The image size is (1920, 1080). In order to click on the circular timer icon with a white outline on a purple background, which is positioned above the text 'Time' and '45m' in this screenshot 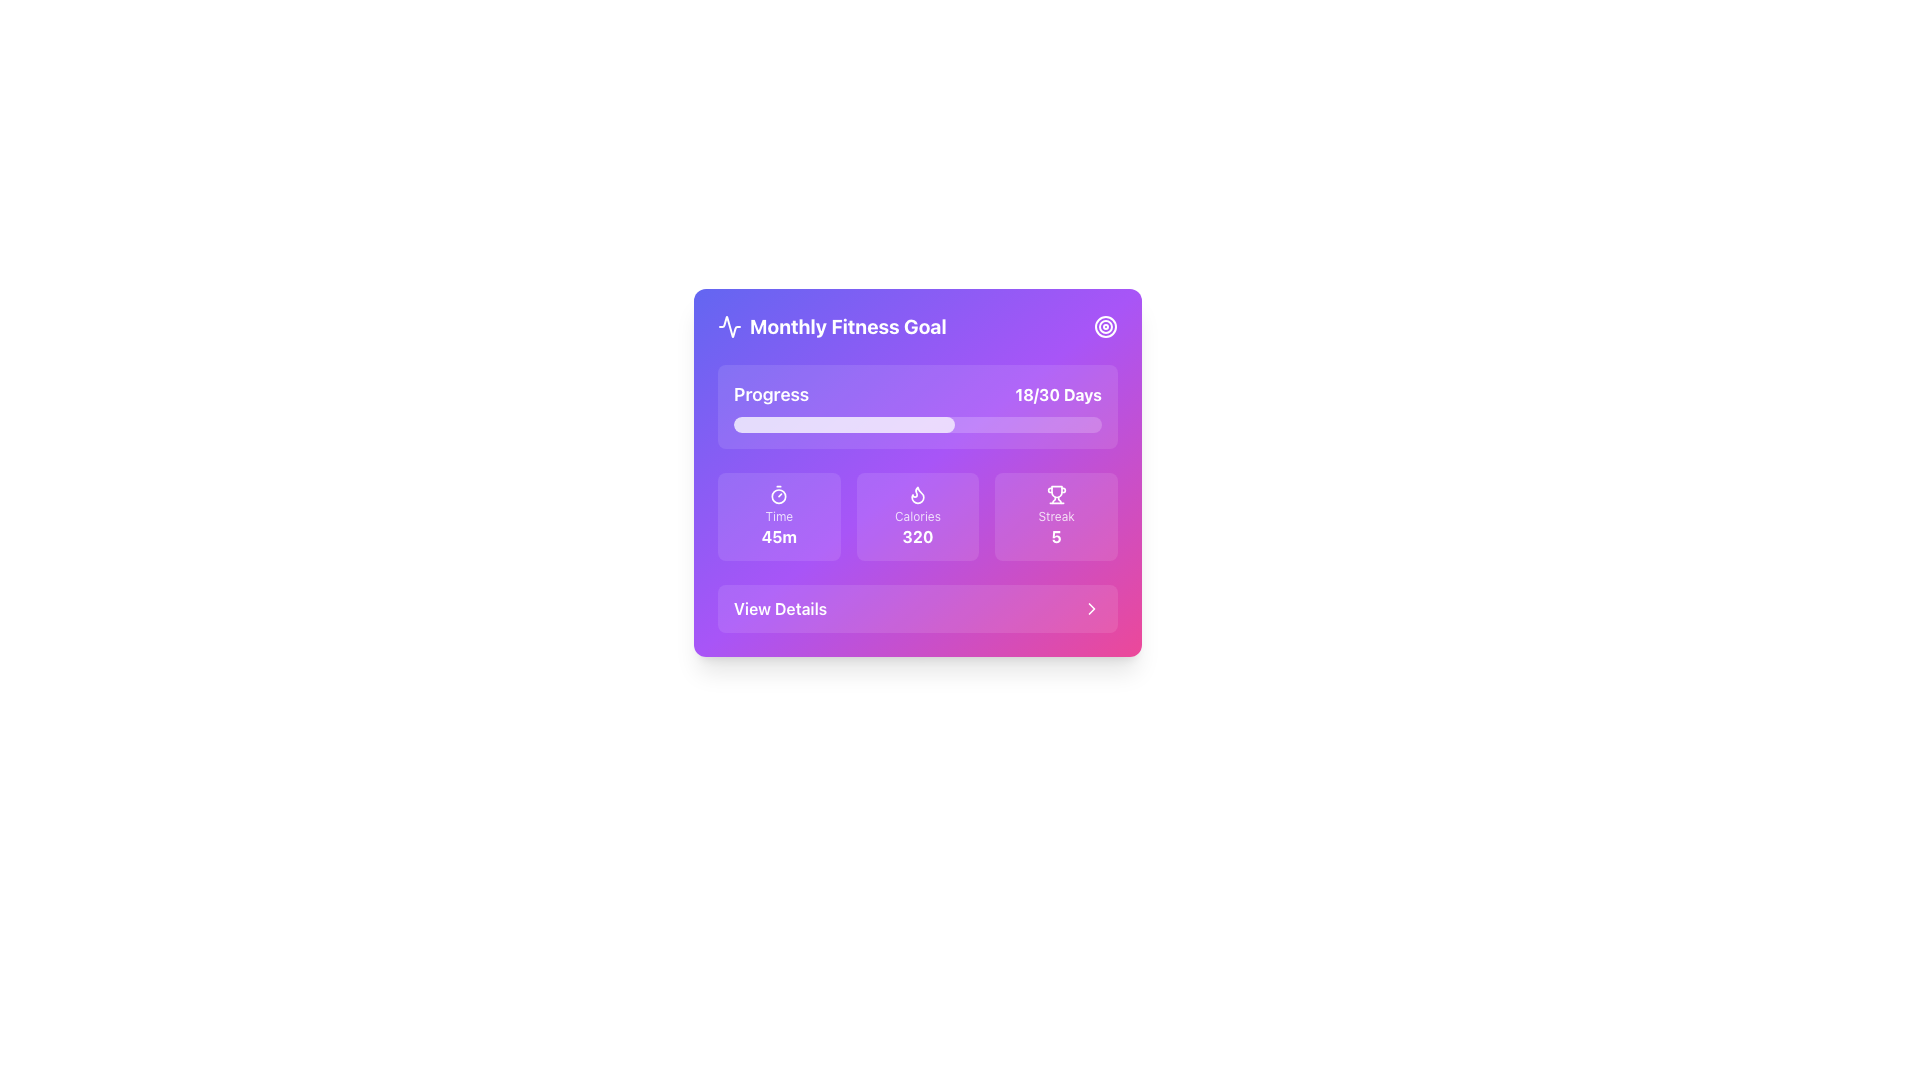, I will do `click(778, 494)`.